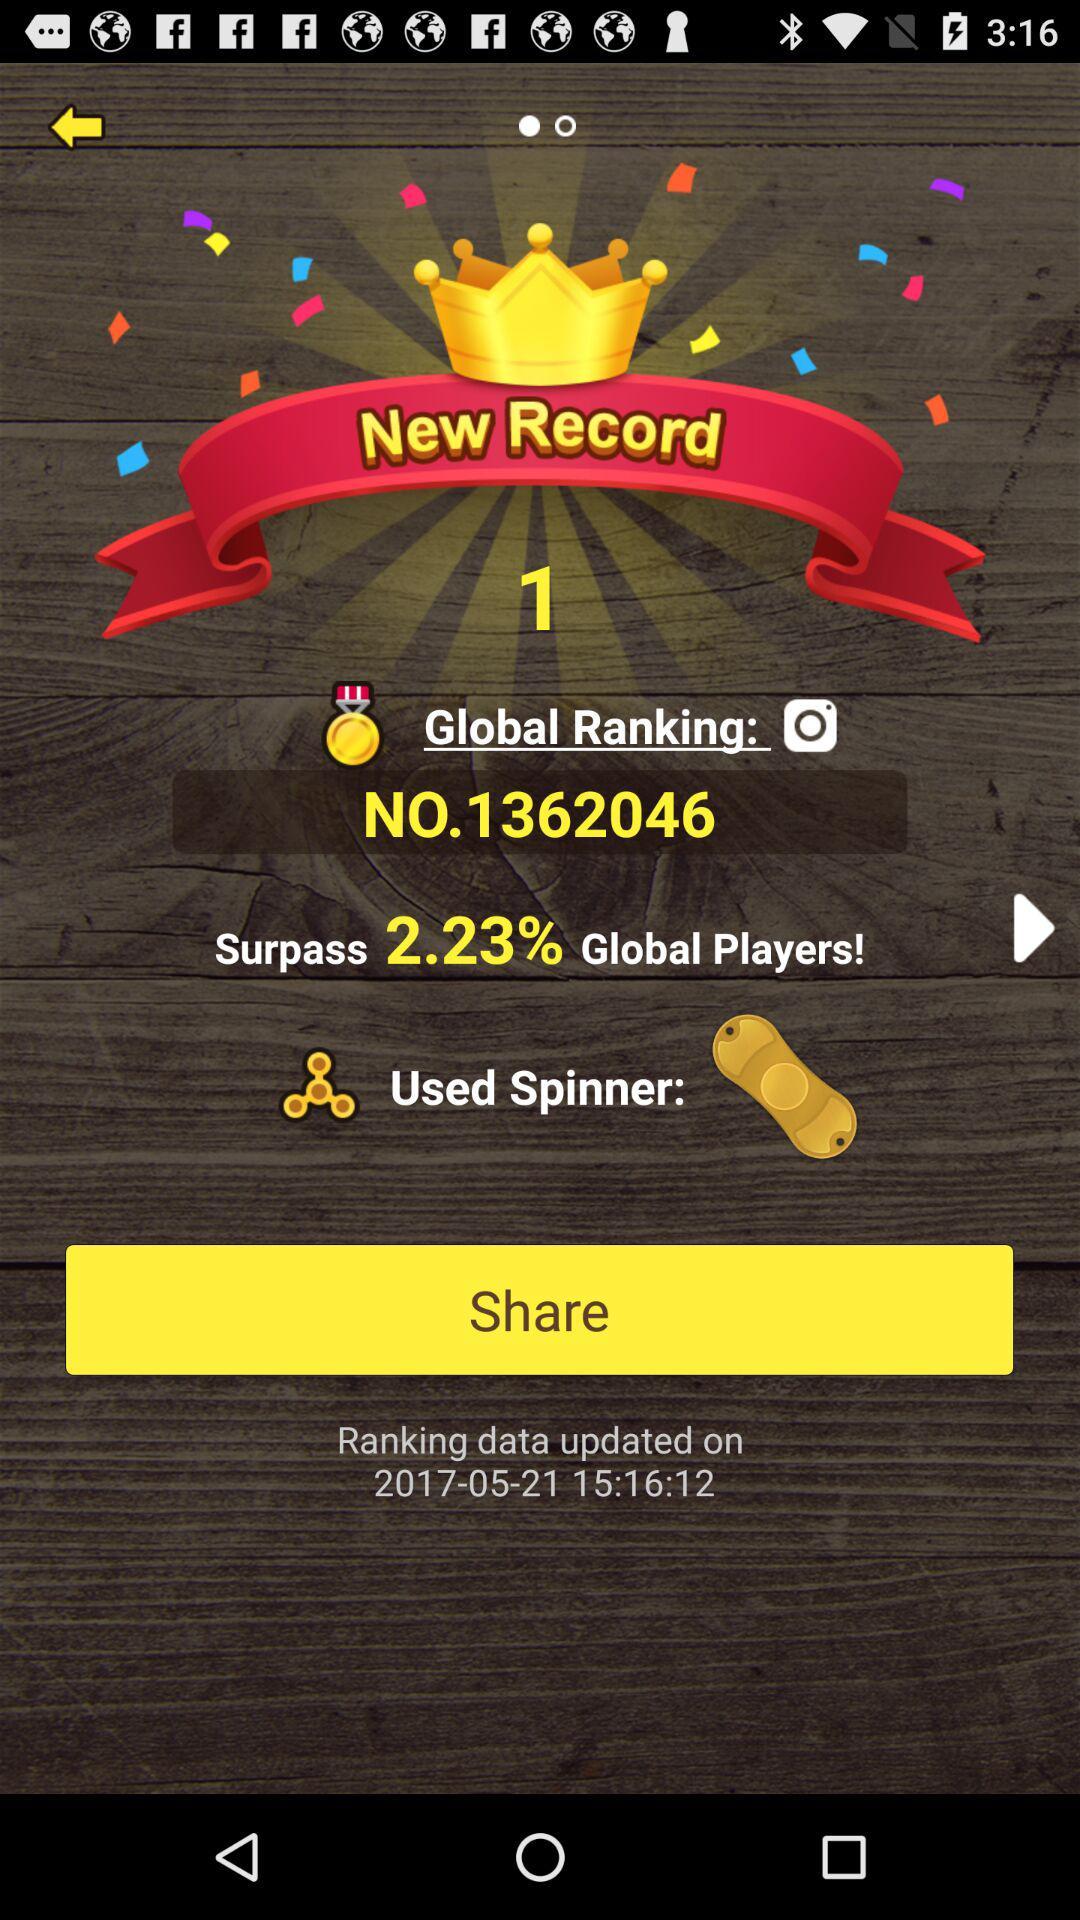 This screenshot has height=1920, width=1080. I want to click on the play icon, so click(1033, 993).